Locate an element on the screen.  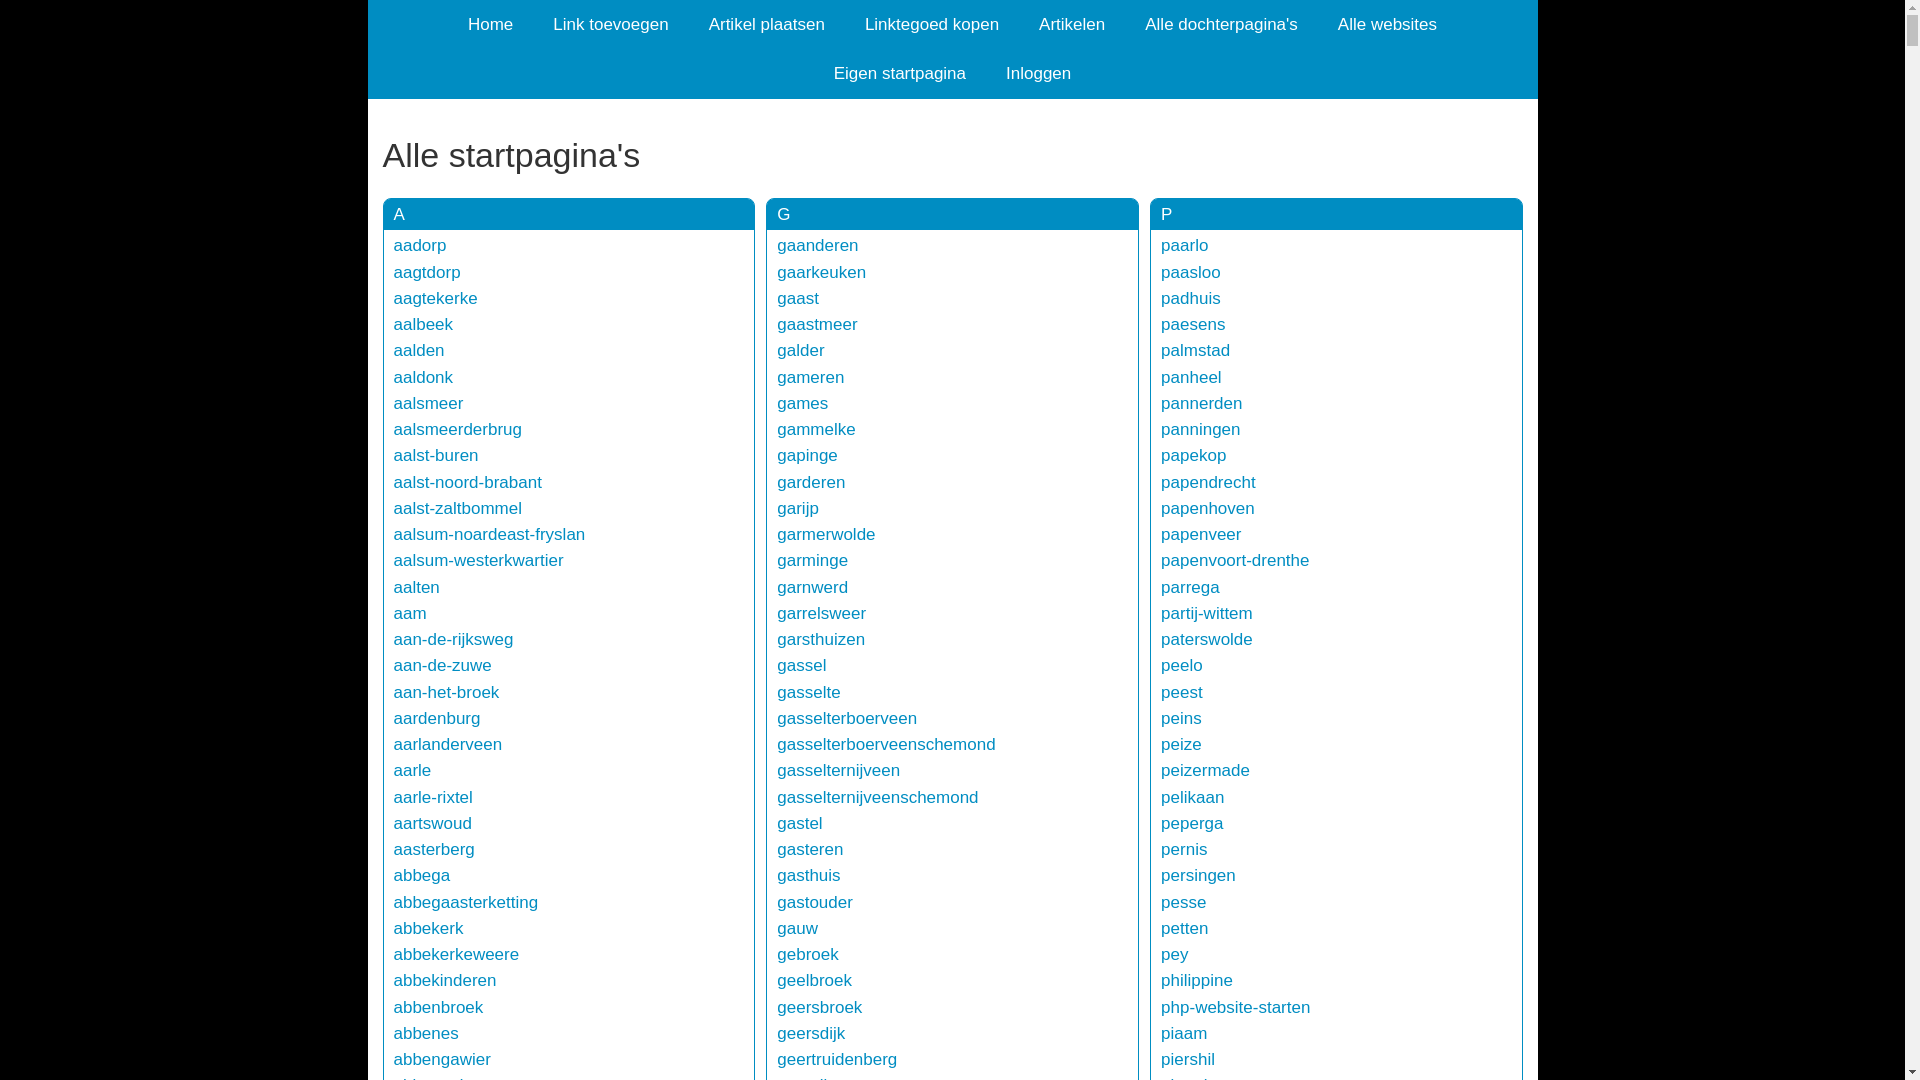
'aarle-rixtel' is located at coordinates (393, 796).